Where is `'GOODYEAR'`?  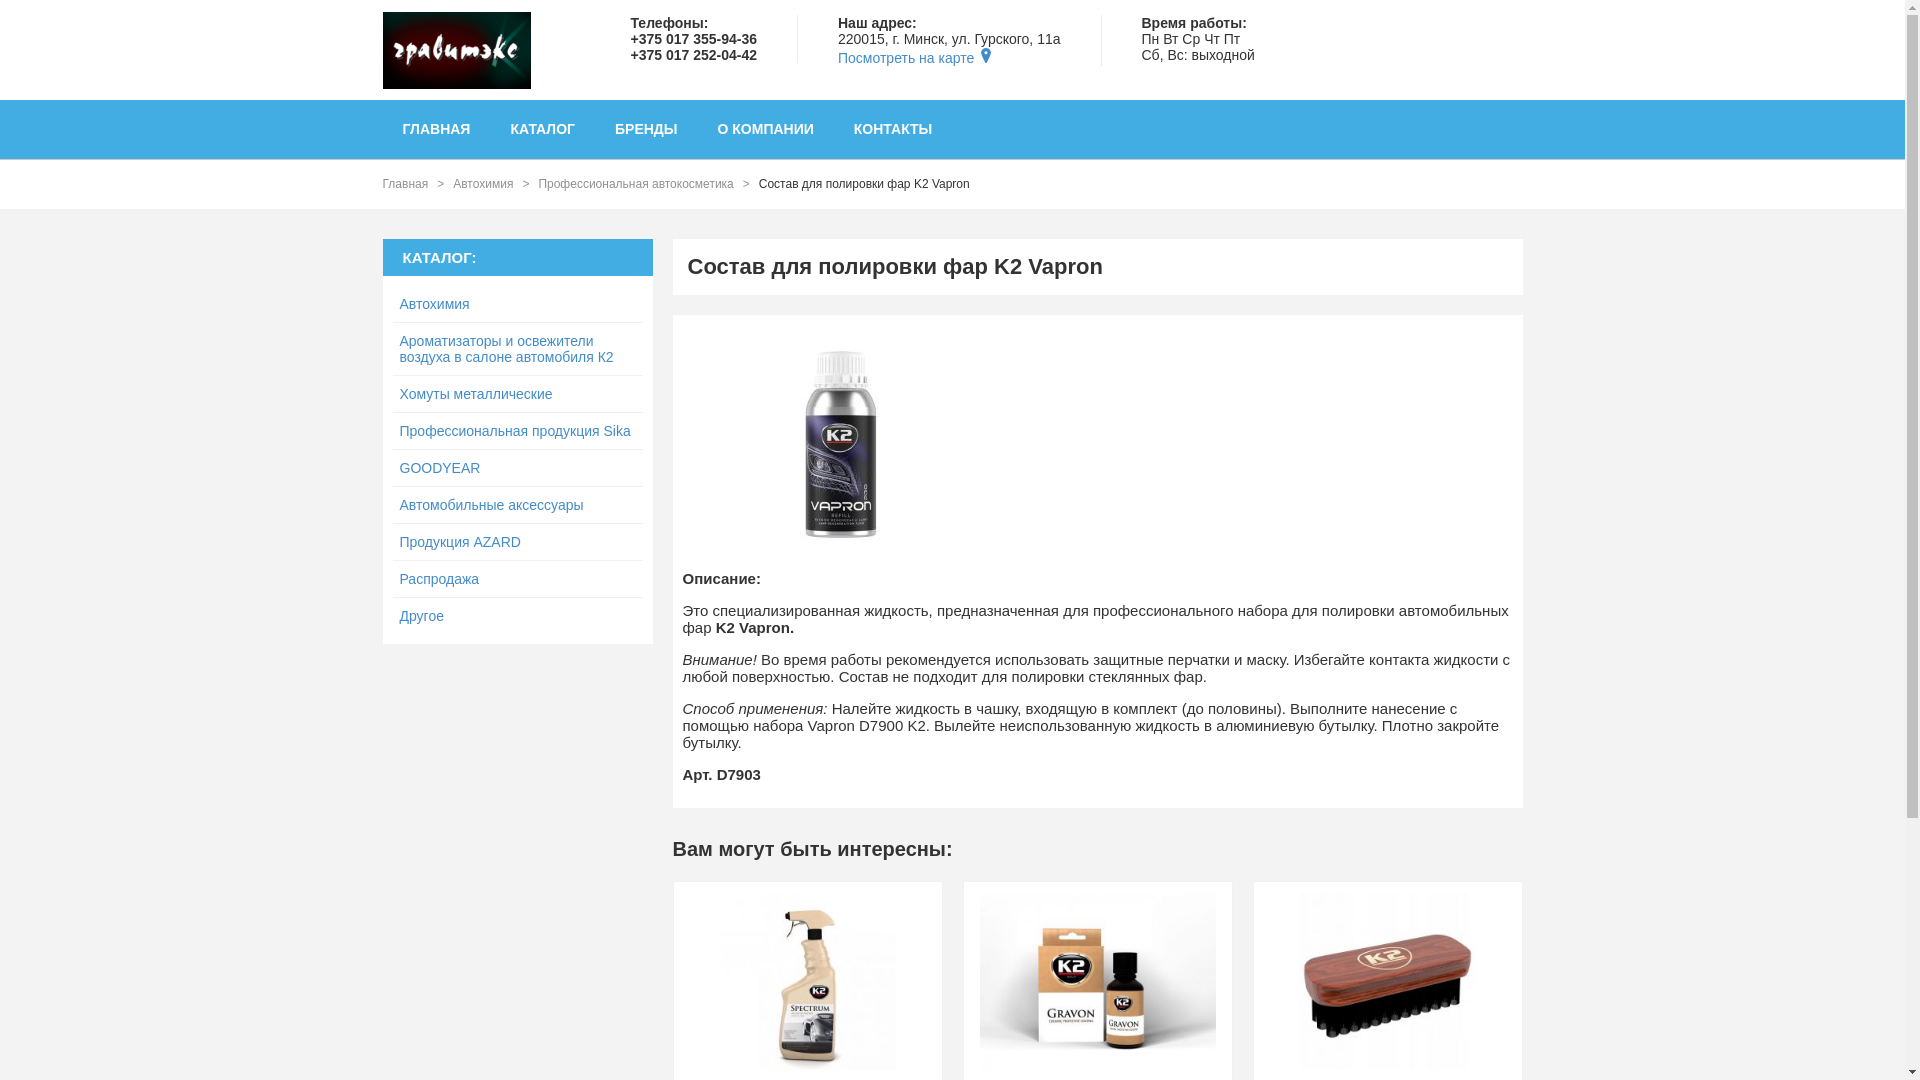
'GOODYEAR' is located at coordinates (517, 468).